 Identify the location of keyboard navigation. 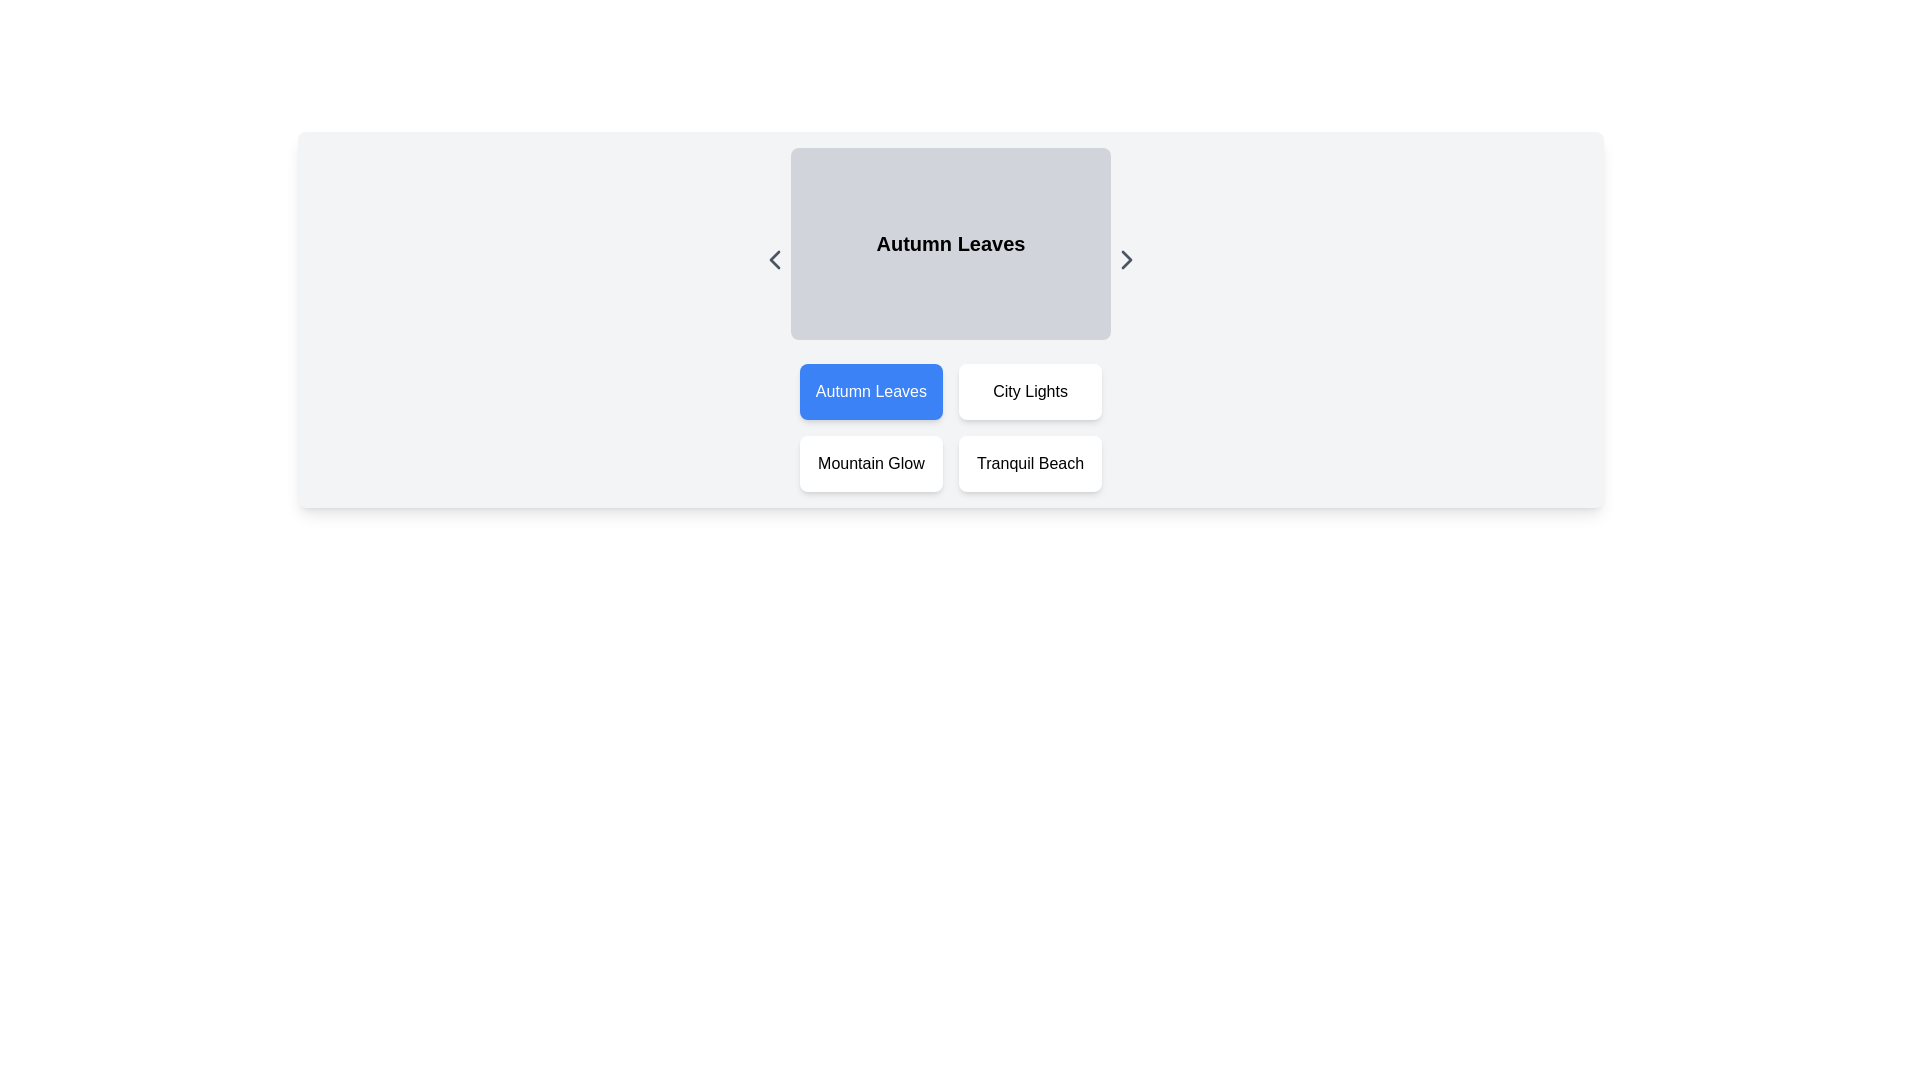
(949, 427).